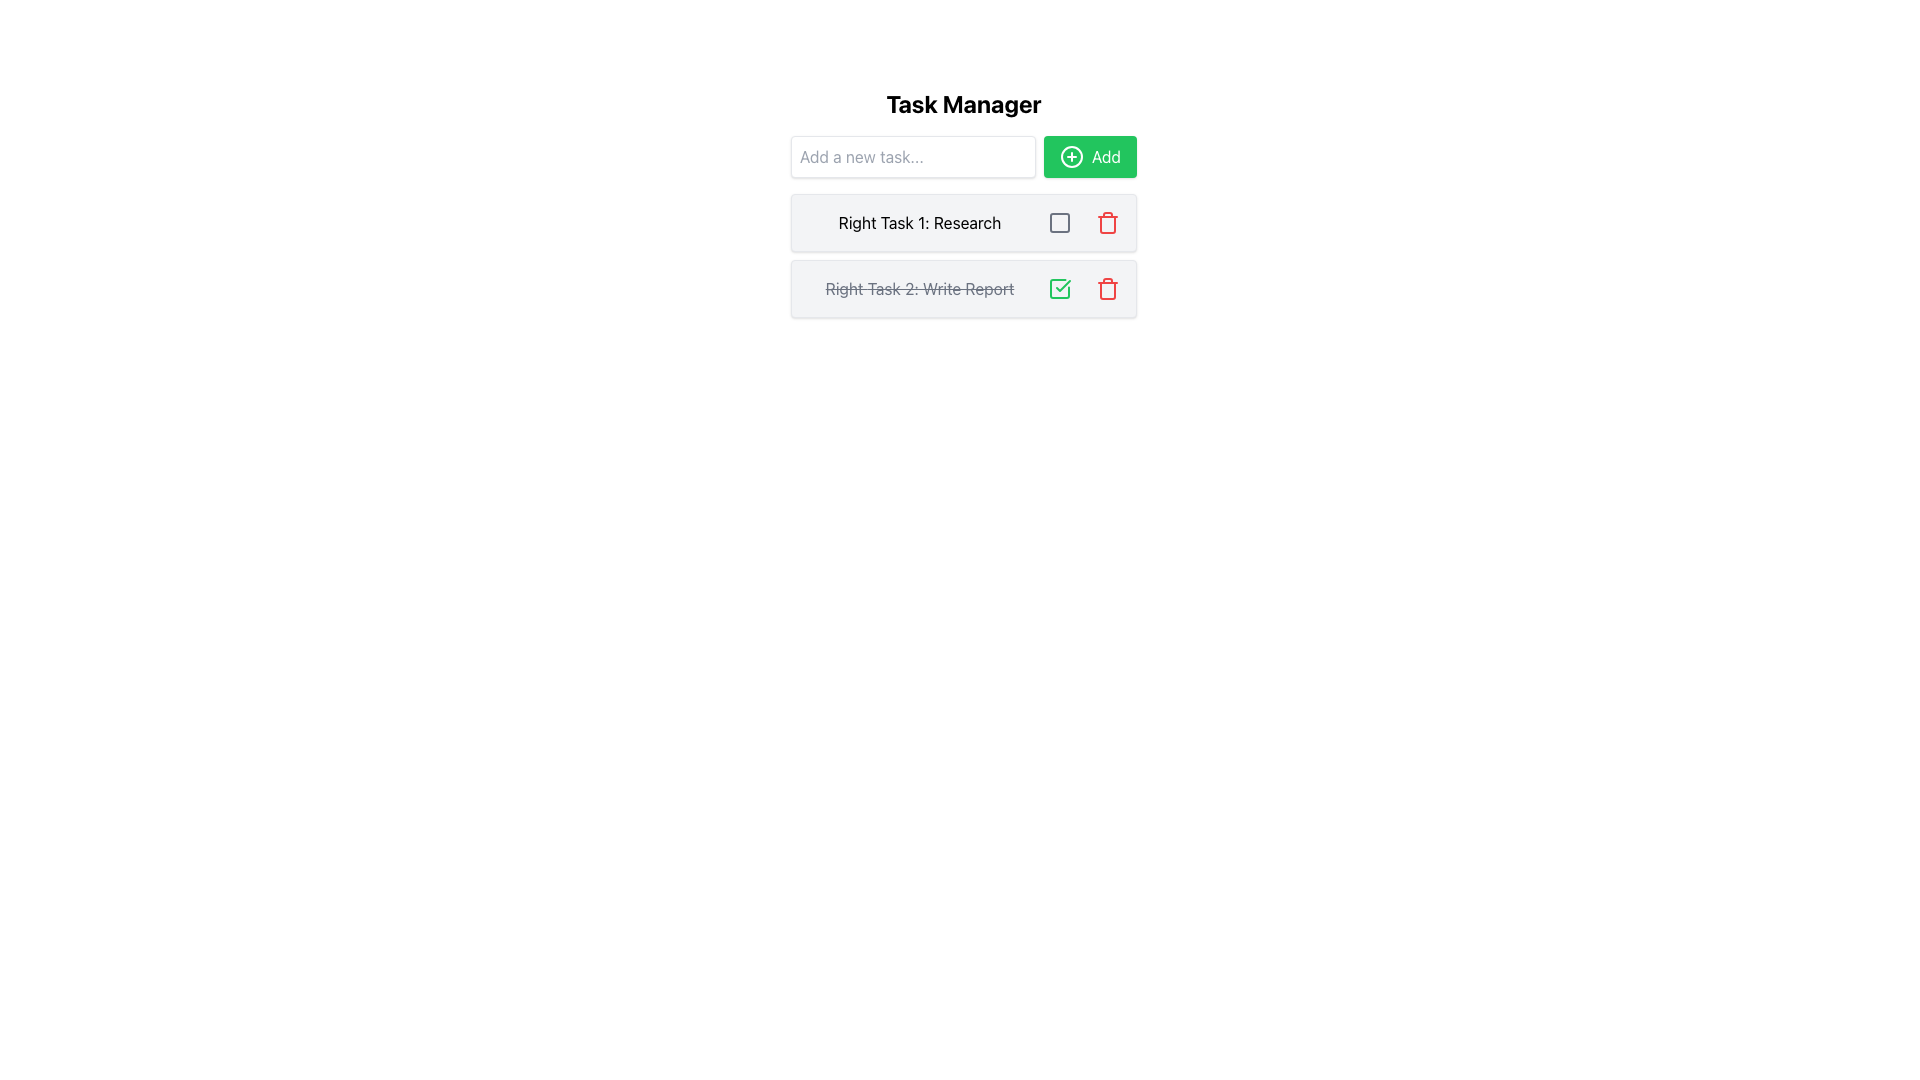 The width and height of the screenshot is (1920, 1080). What do you see at coordinates (1059, 223) in the screenshot?
I see `the small red square button located to the right of 'Right Task 1: Research' in the second task row for additional options` at bounding box center [1059, 223].